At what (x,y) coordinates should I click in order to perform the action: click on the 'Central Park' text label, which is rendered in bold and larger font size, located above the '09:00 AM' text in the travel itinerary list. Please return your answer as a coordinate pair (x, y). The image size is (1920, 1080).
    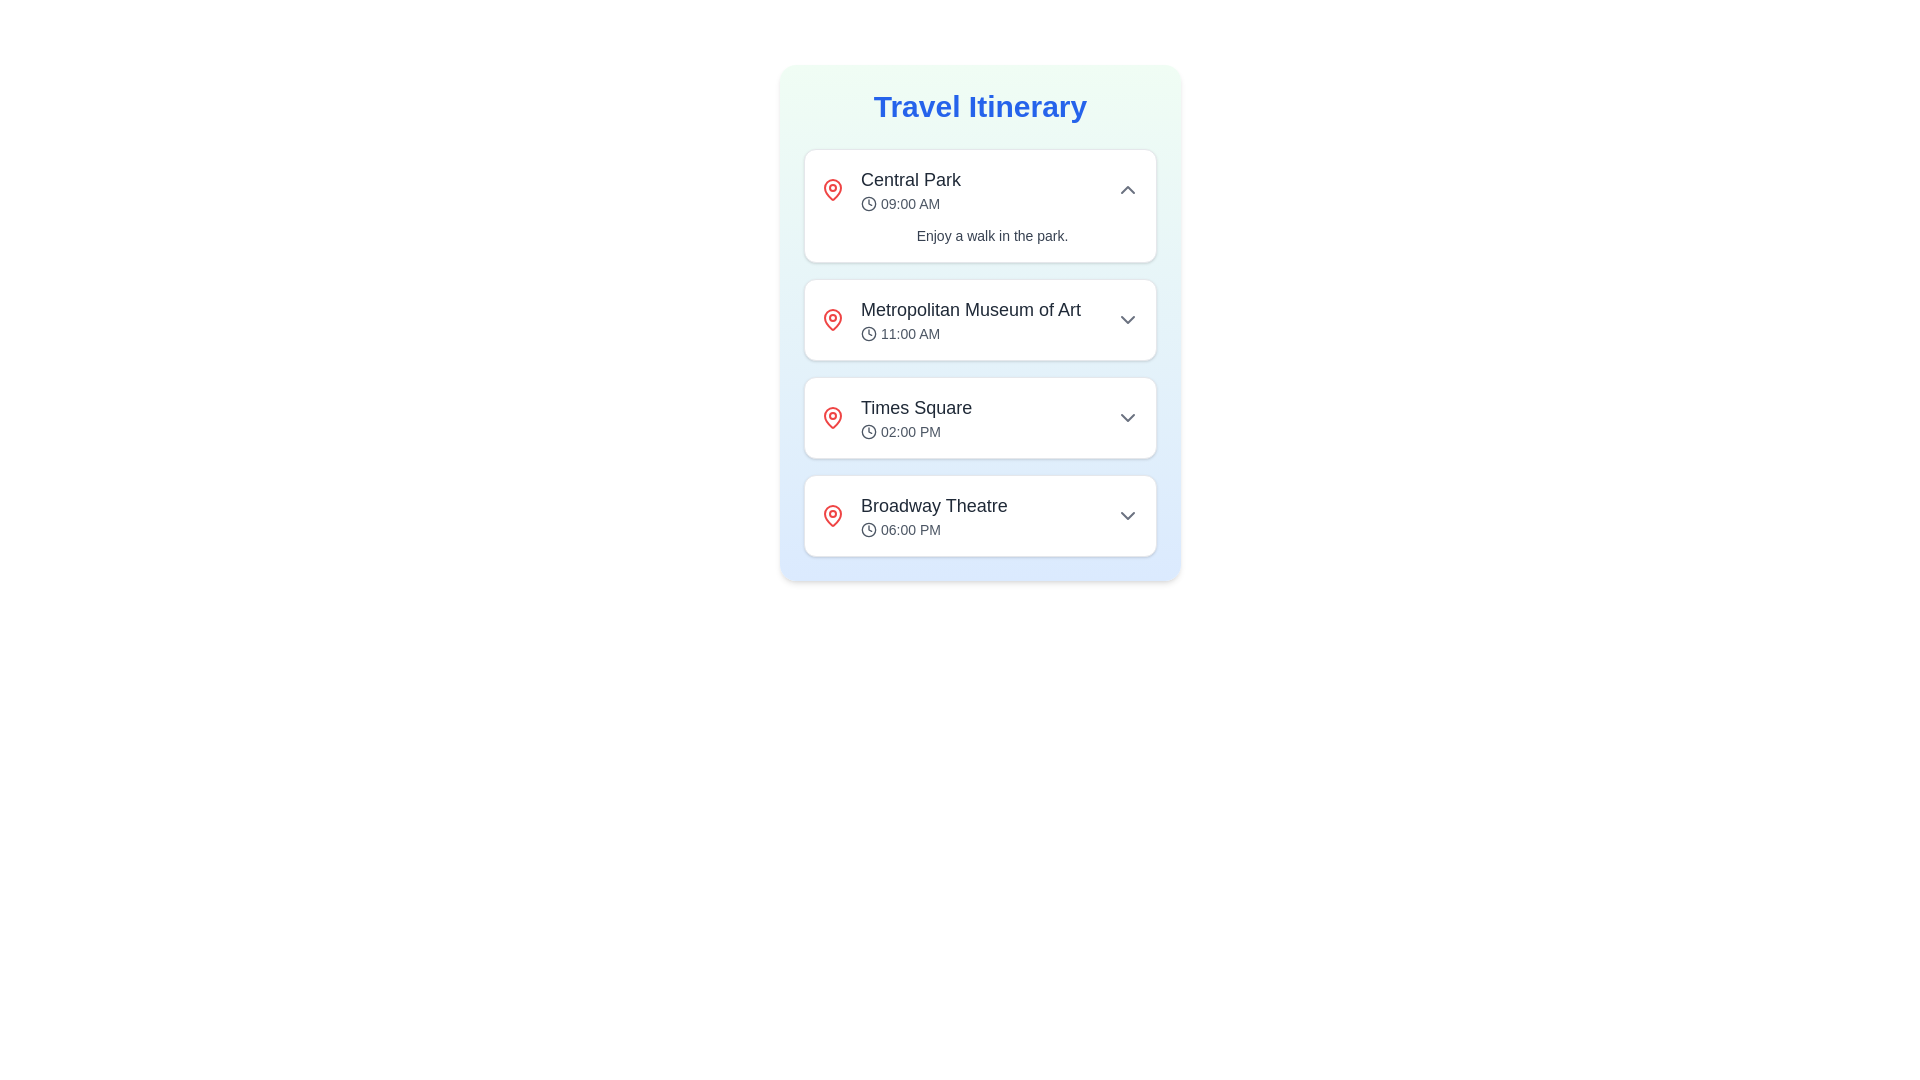
    Looking at the image, I should click on (910, 180).